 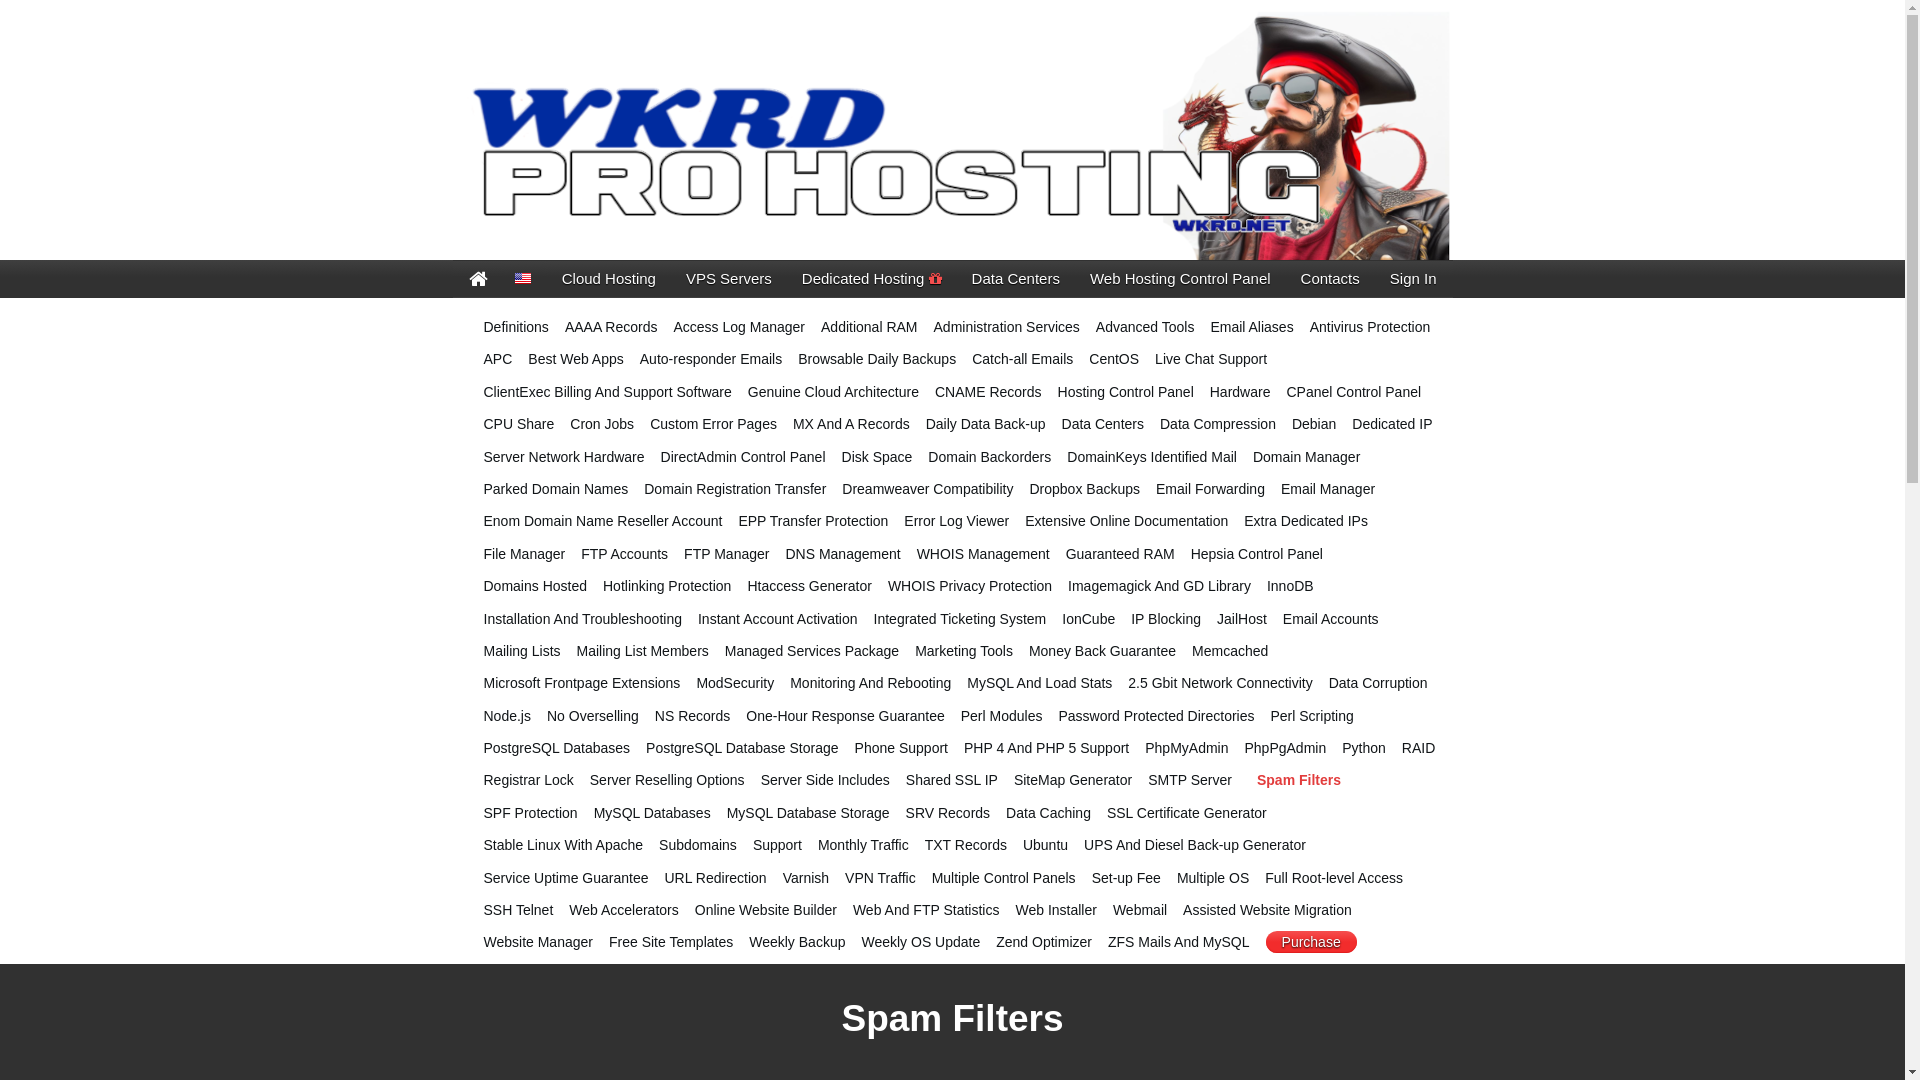 I want to click on 'Microsoft Frontpage Extensions', so click(x=581, y=681).